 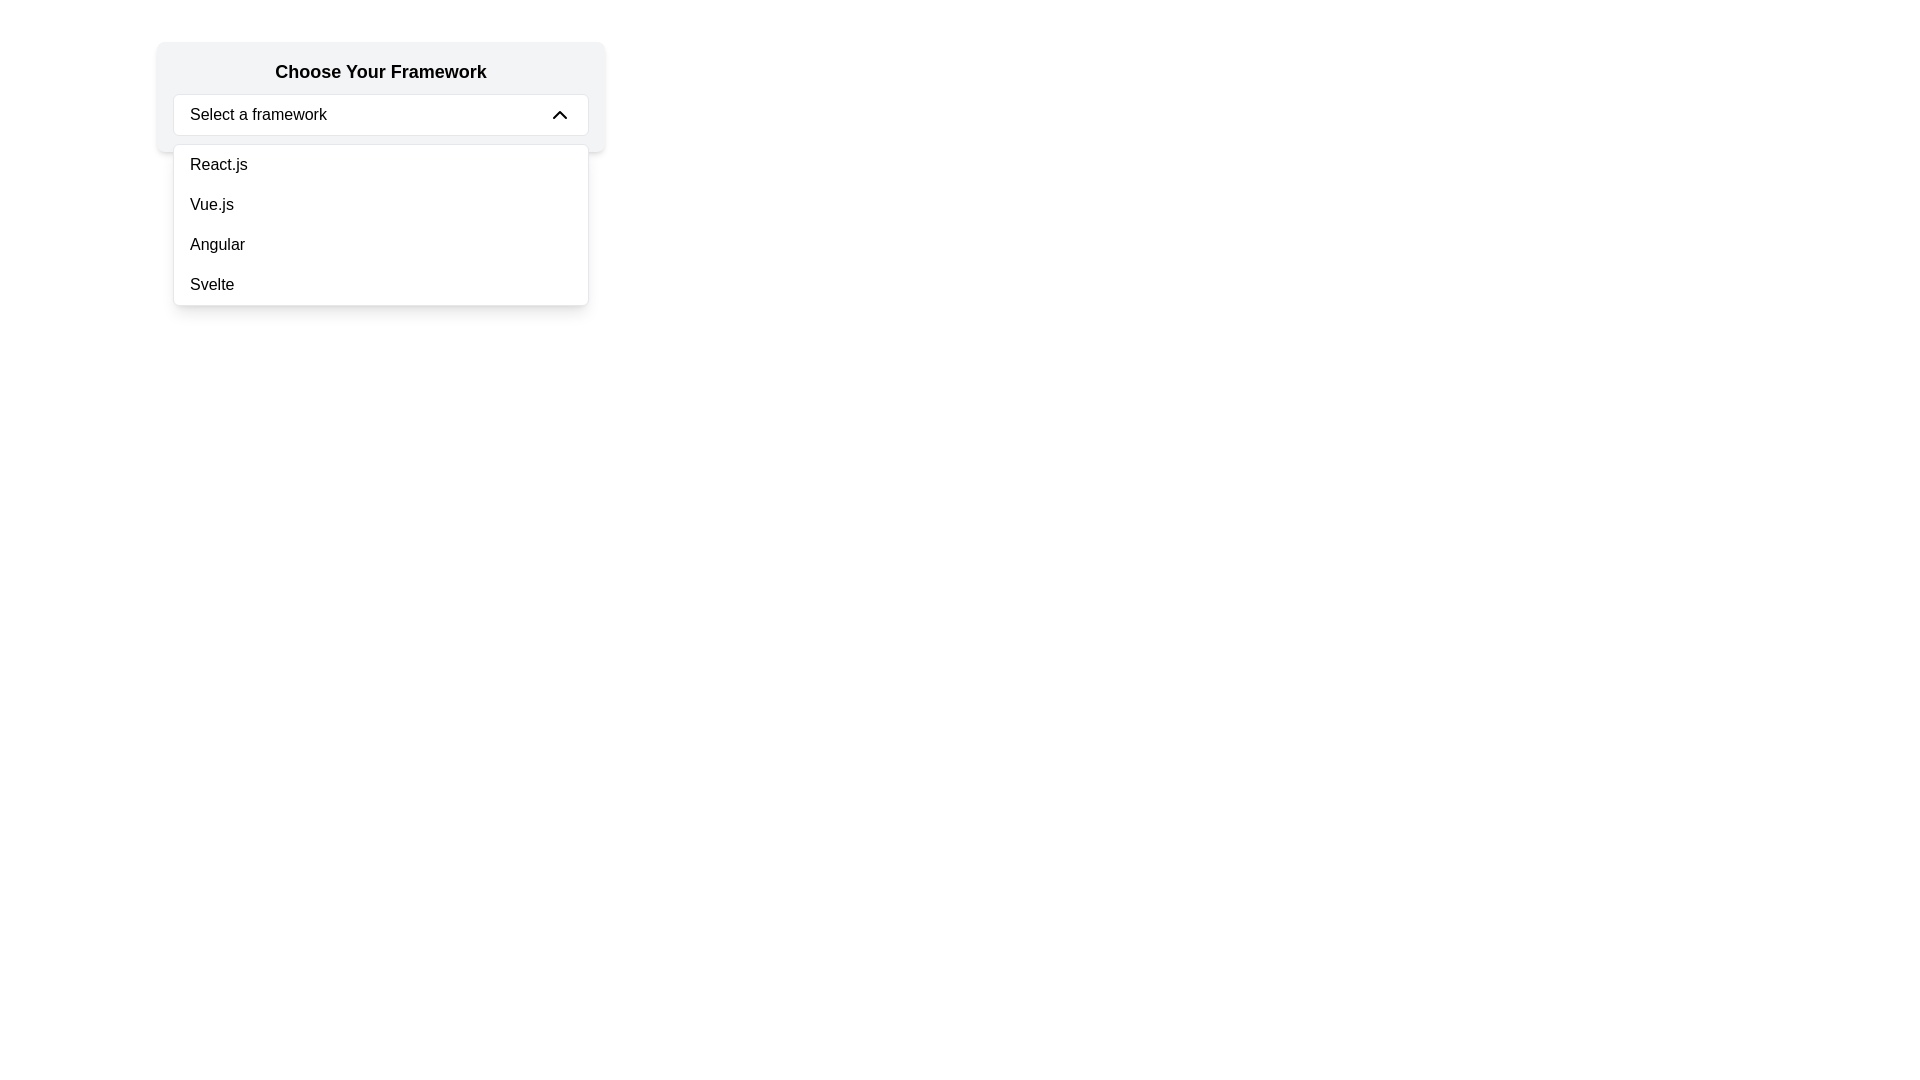 What do you see at coordinates (380, 204) in the screenshot?
I see `the 'Vue.js' option in the dropdown menu, which is the second item below 'React.js' and above 'Angular'` at bounding box center [380, 204].